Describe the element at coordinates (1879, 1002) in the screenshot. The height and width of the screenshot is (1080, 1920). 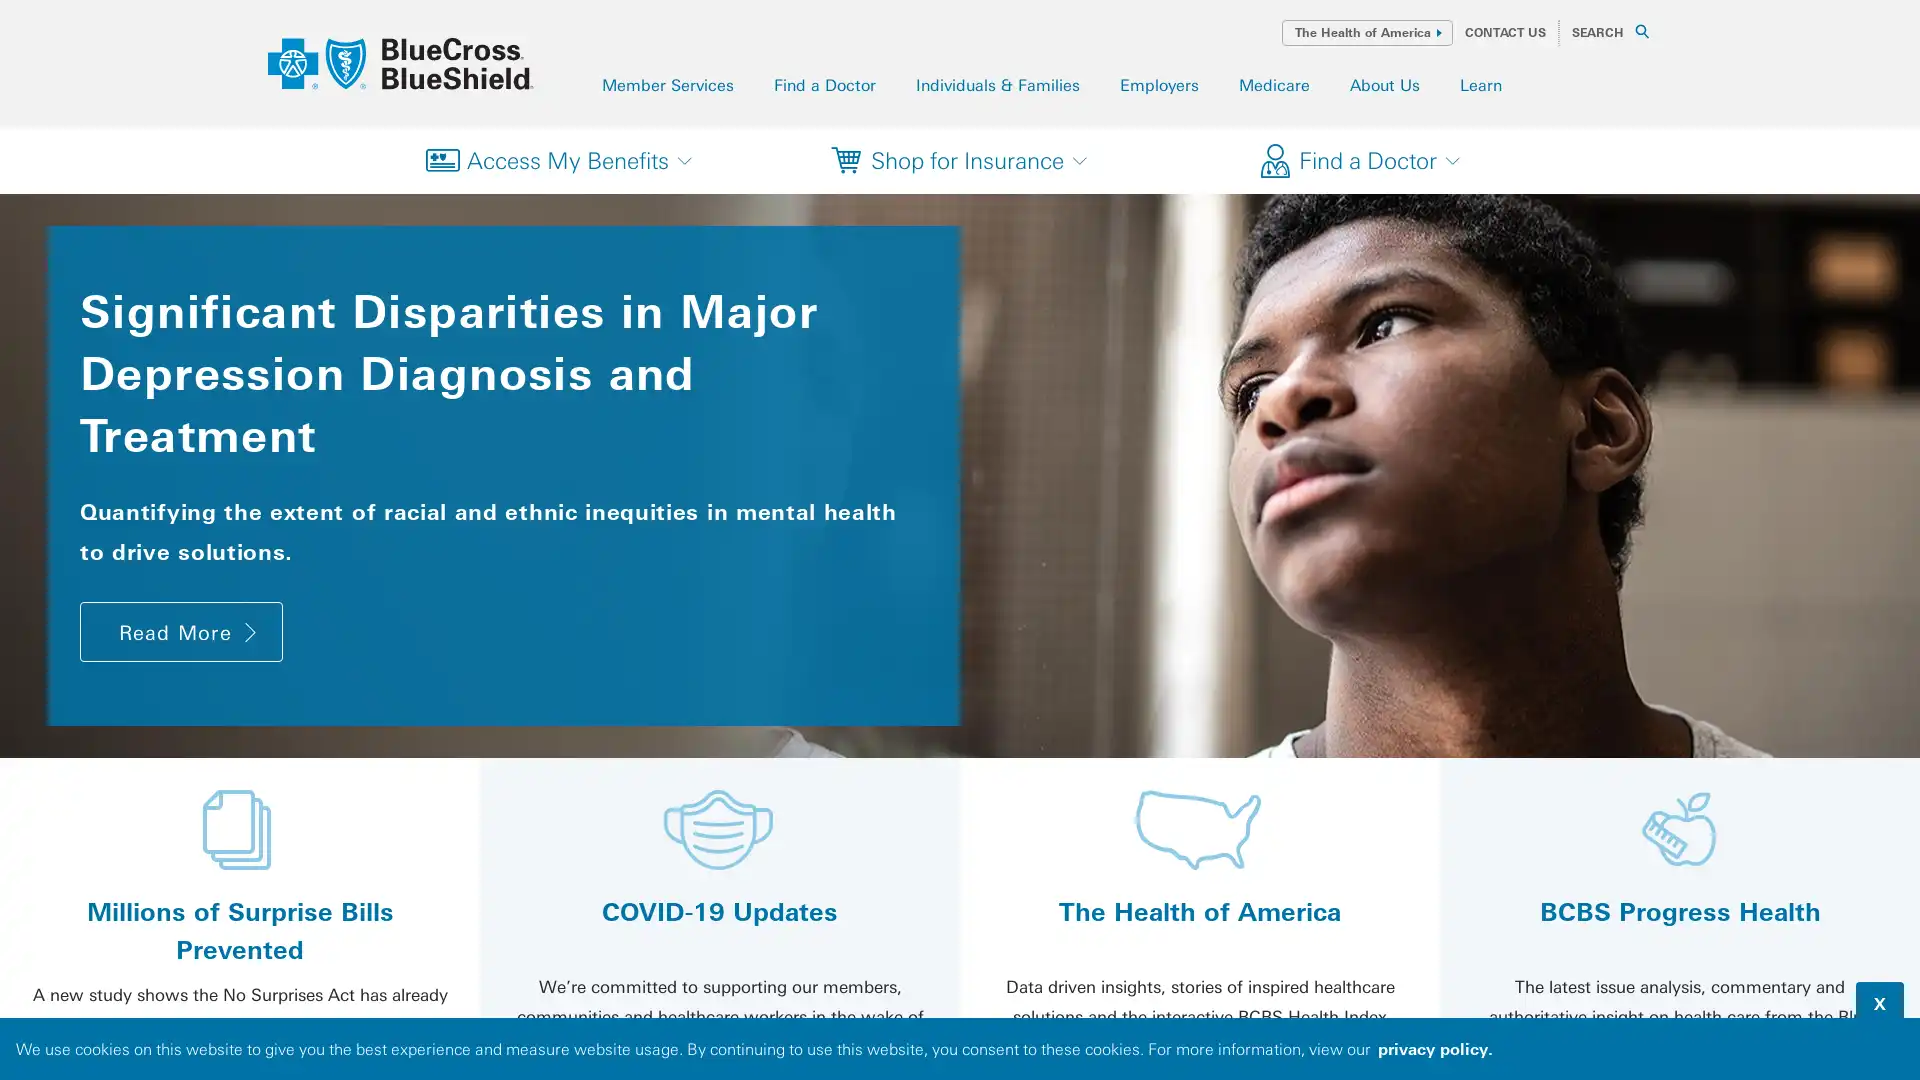
I see `dismiss cookie message` at that location.